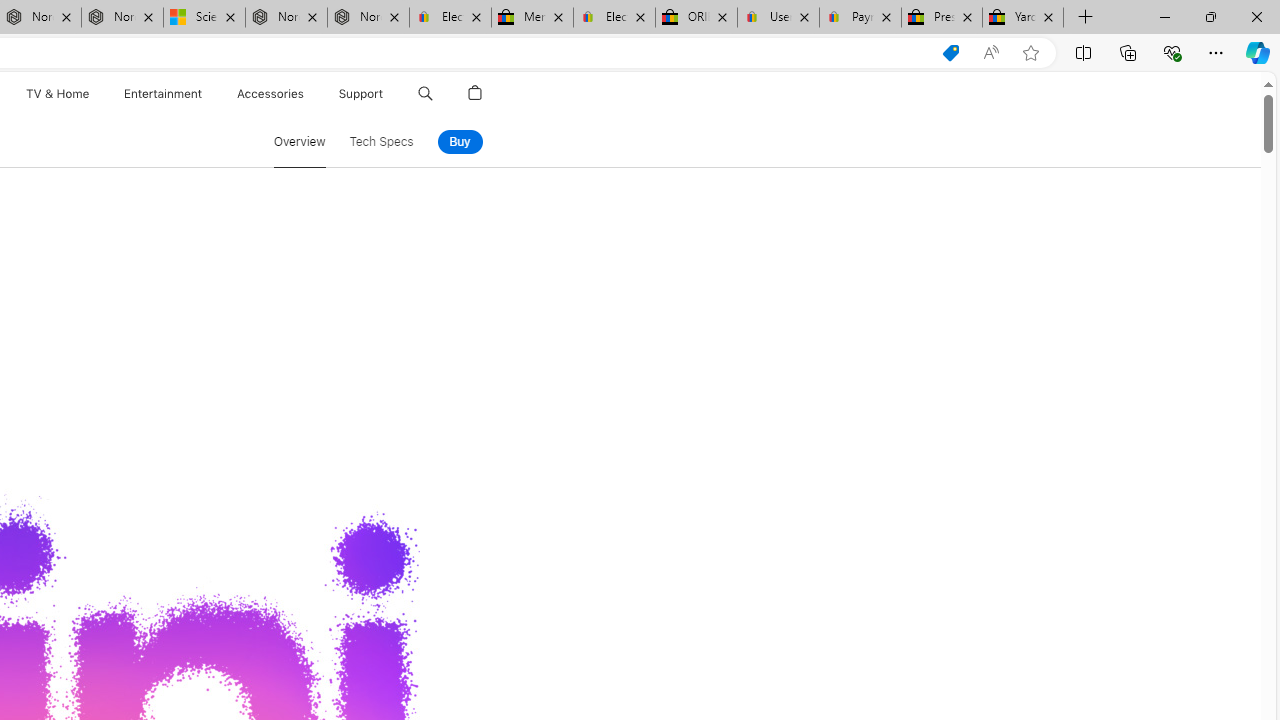 The height and width of the screenshot is (720, 1280). What do you see at coordinates (950, 52) in the screenshot?
I see `'Shopping in Microsoft Edge'` at bounding box center [950, 52].